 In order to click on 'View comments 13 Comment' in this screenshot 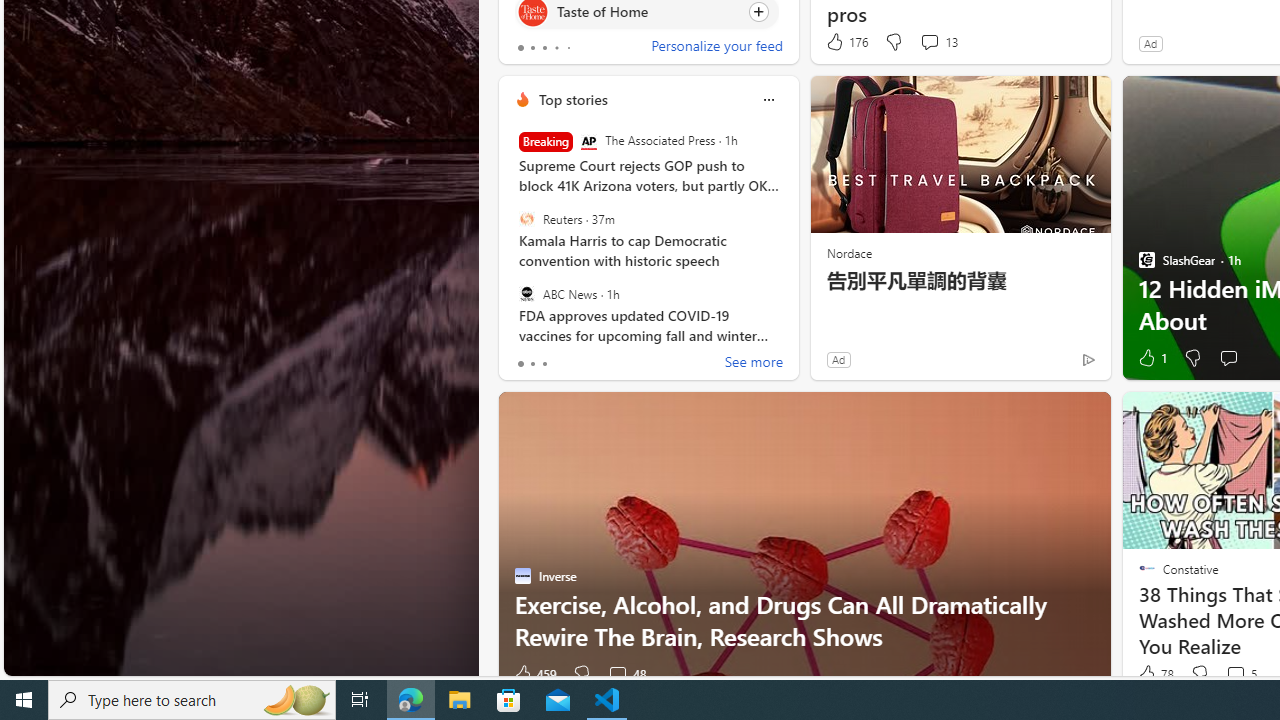, I will do `click(928, 41)`.